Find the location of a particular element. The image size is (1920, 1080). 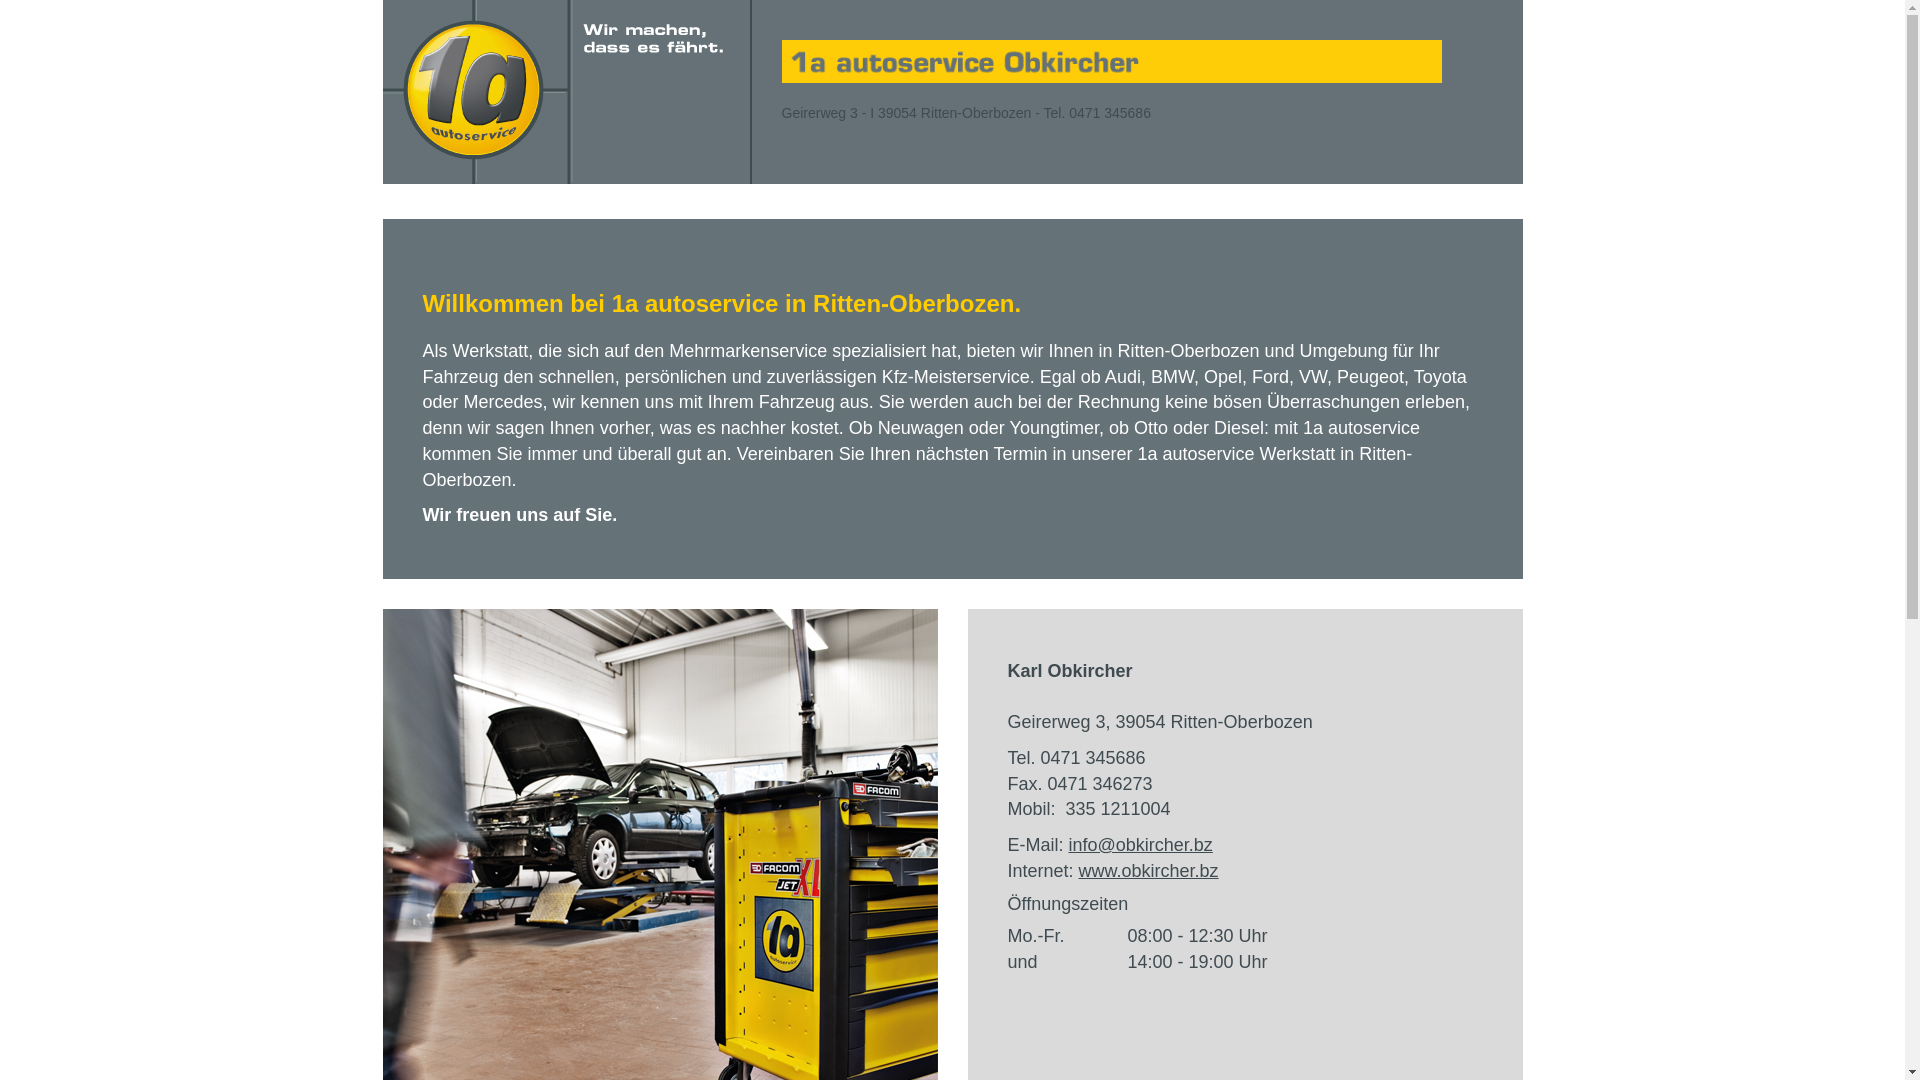

'info@obkircher.bz' is located at coordinates (1141, 844).